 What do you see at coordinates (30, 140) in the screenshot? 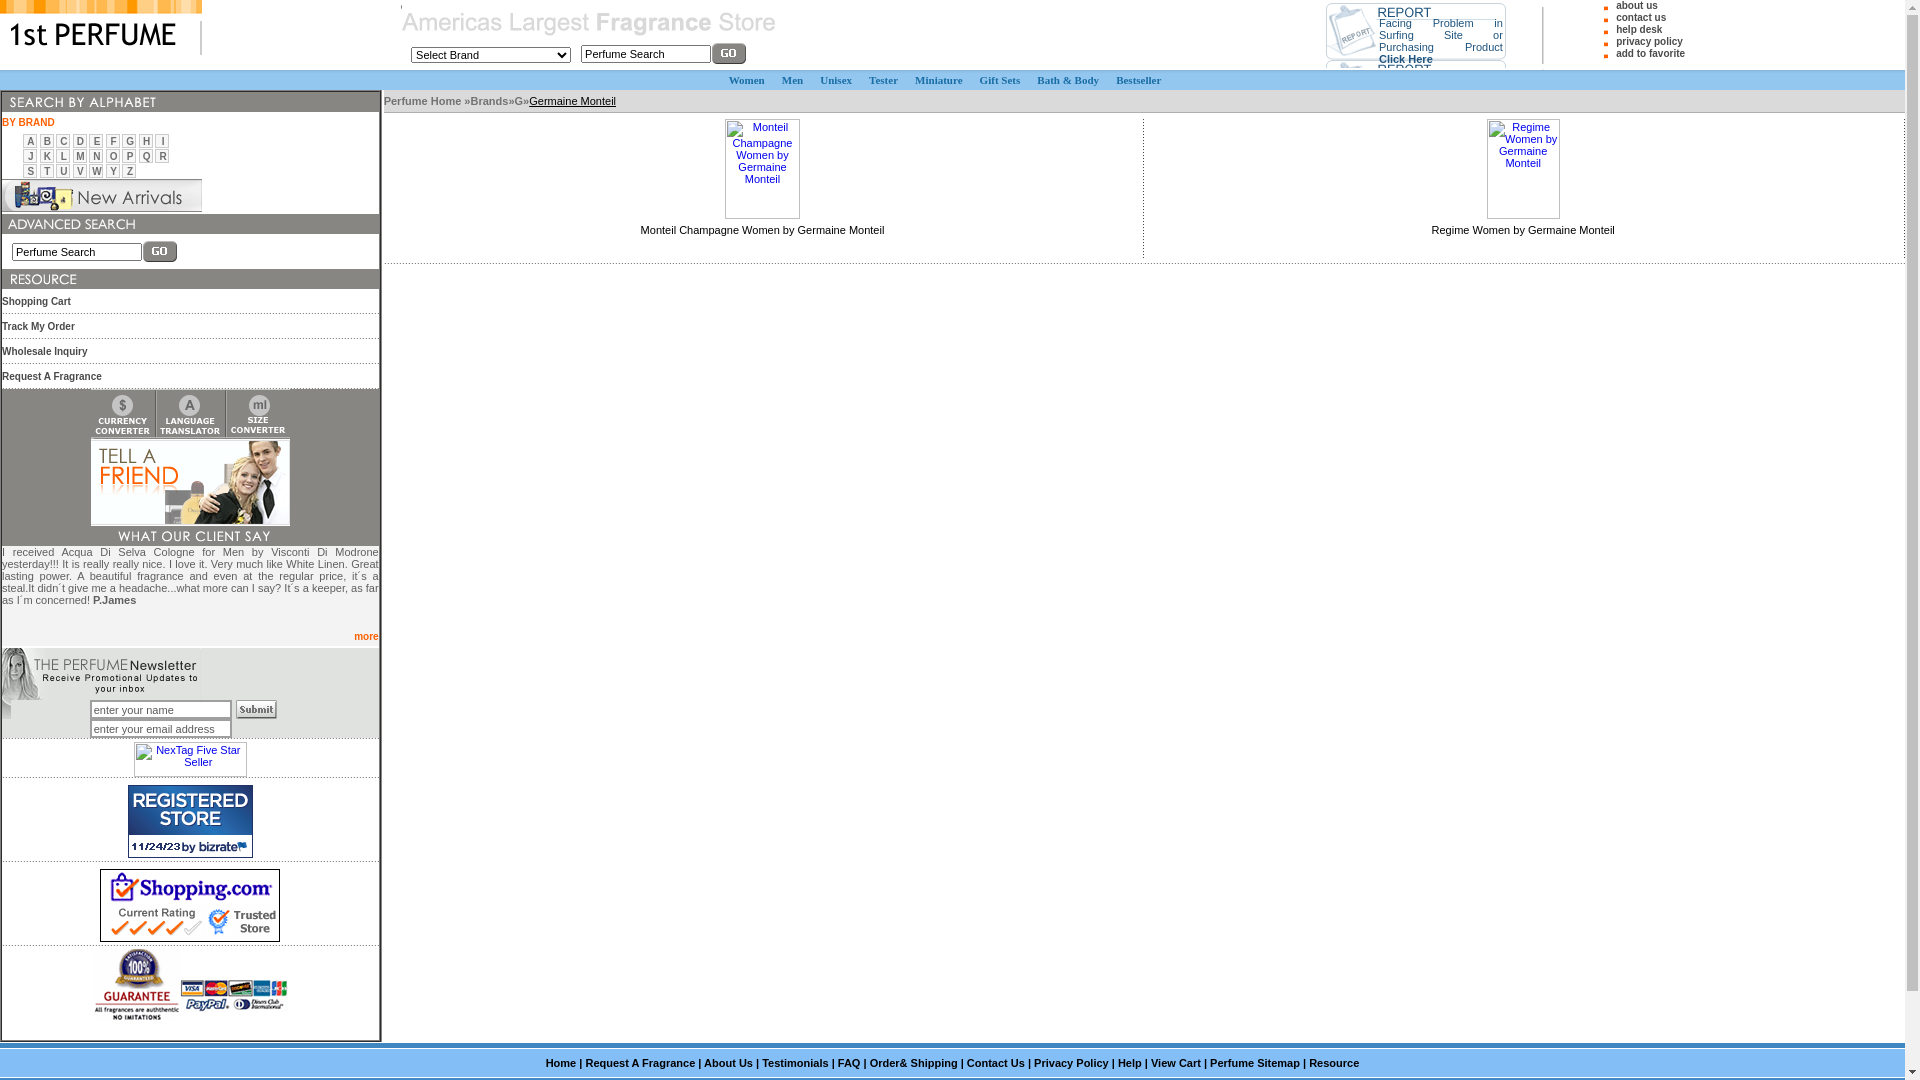
I see `'A'` at bounding box center [30, 140].